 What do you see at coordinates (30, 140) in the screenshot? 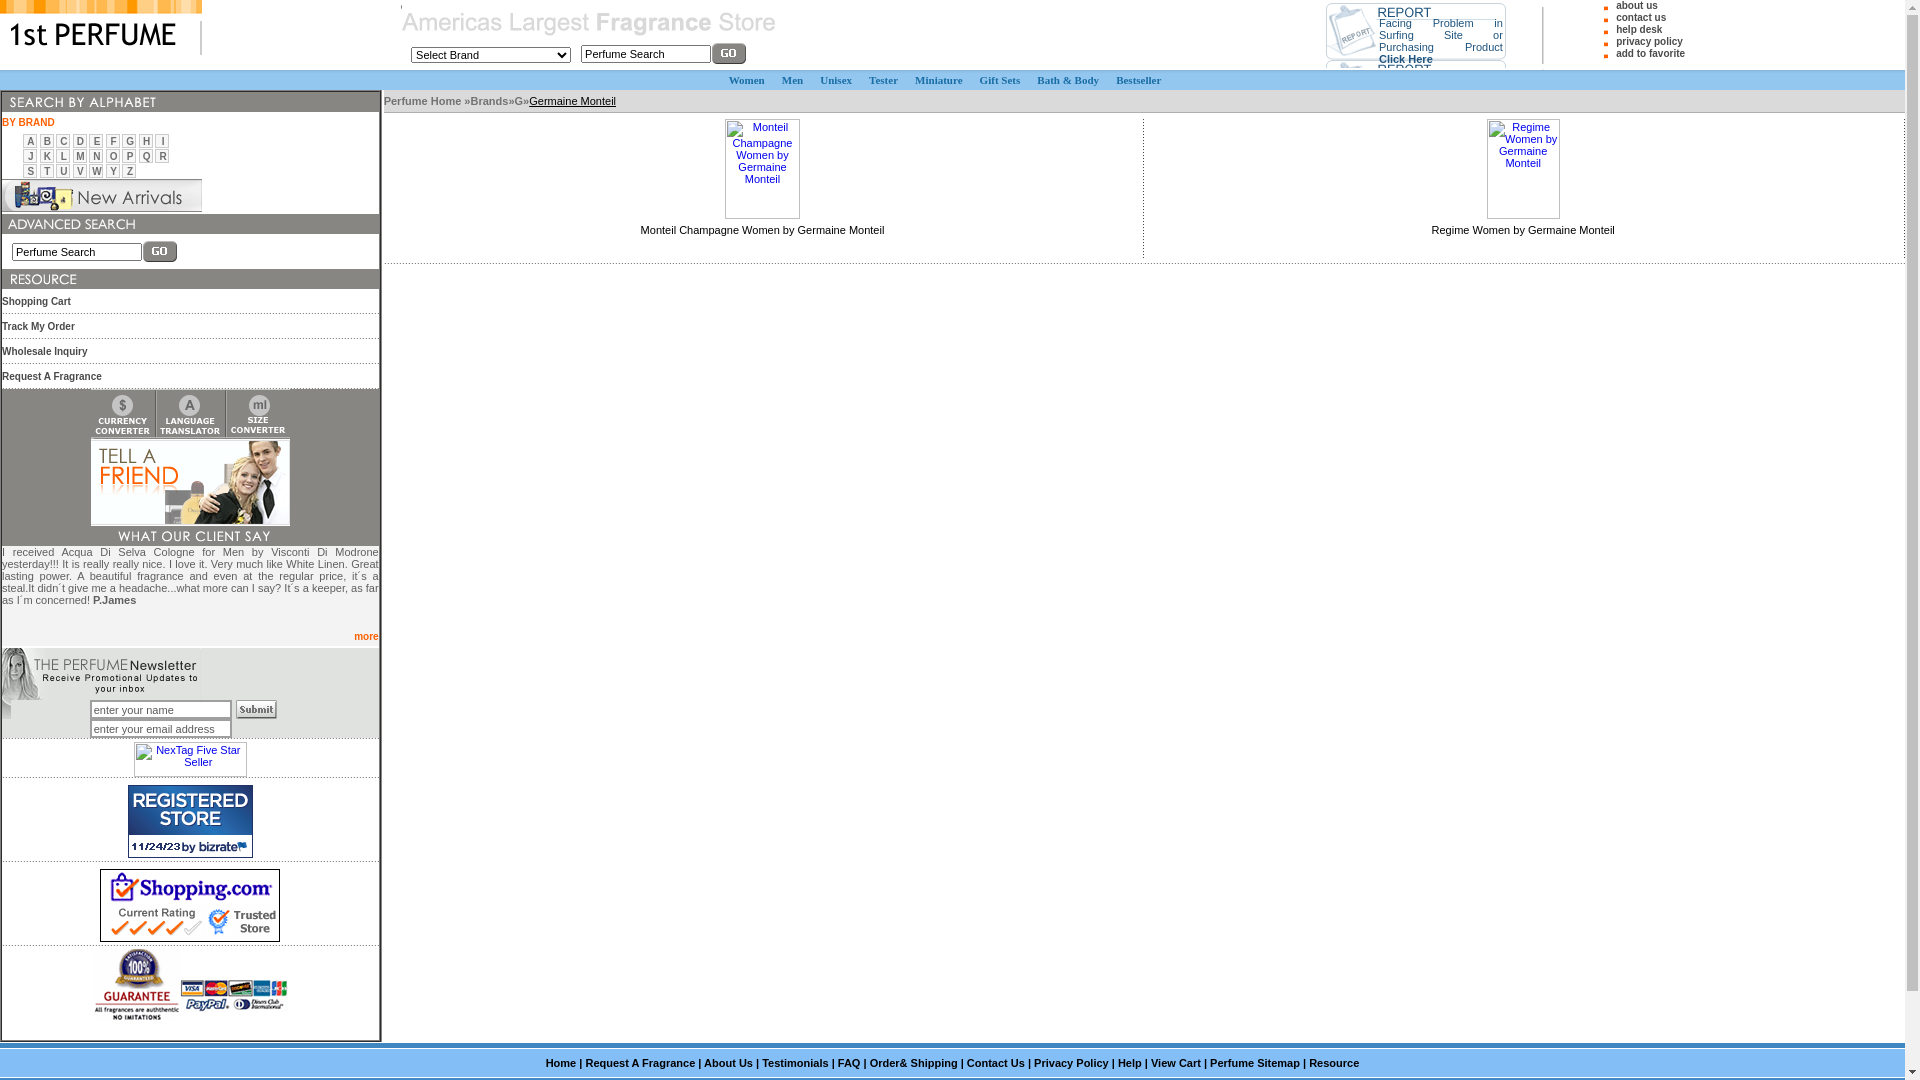
I see `'A'` at bounding box center [30, 140].